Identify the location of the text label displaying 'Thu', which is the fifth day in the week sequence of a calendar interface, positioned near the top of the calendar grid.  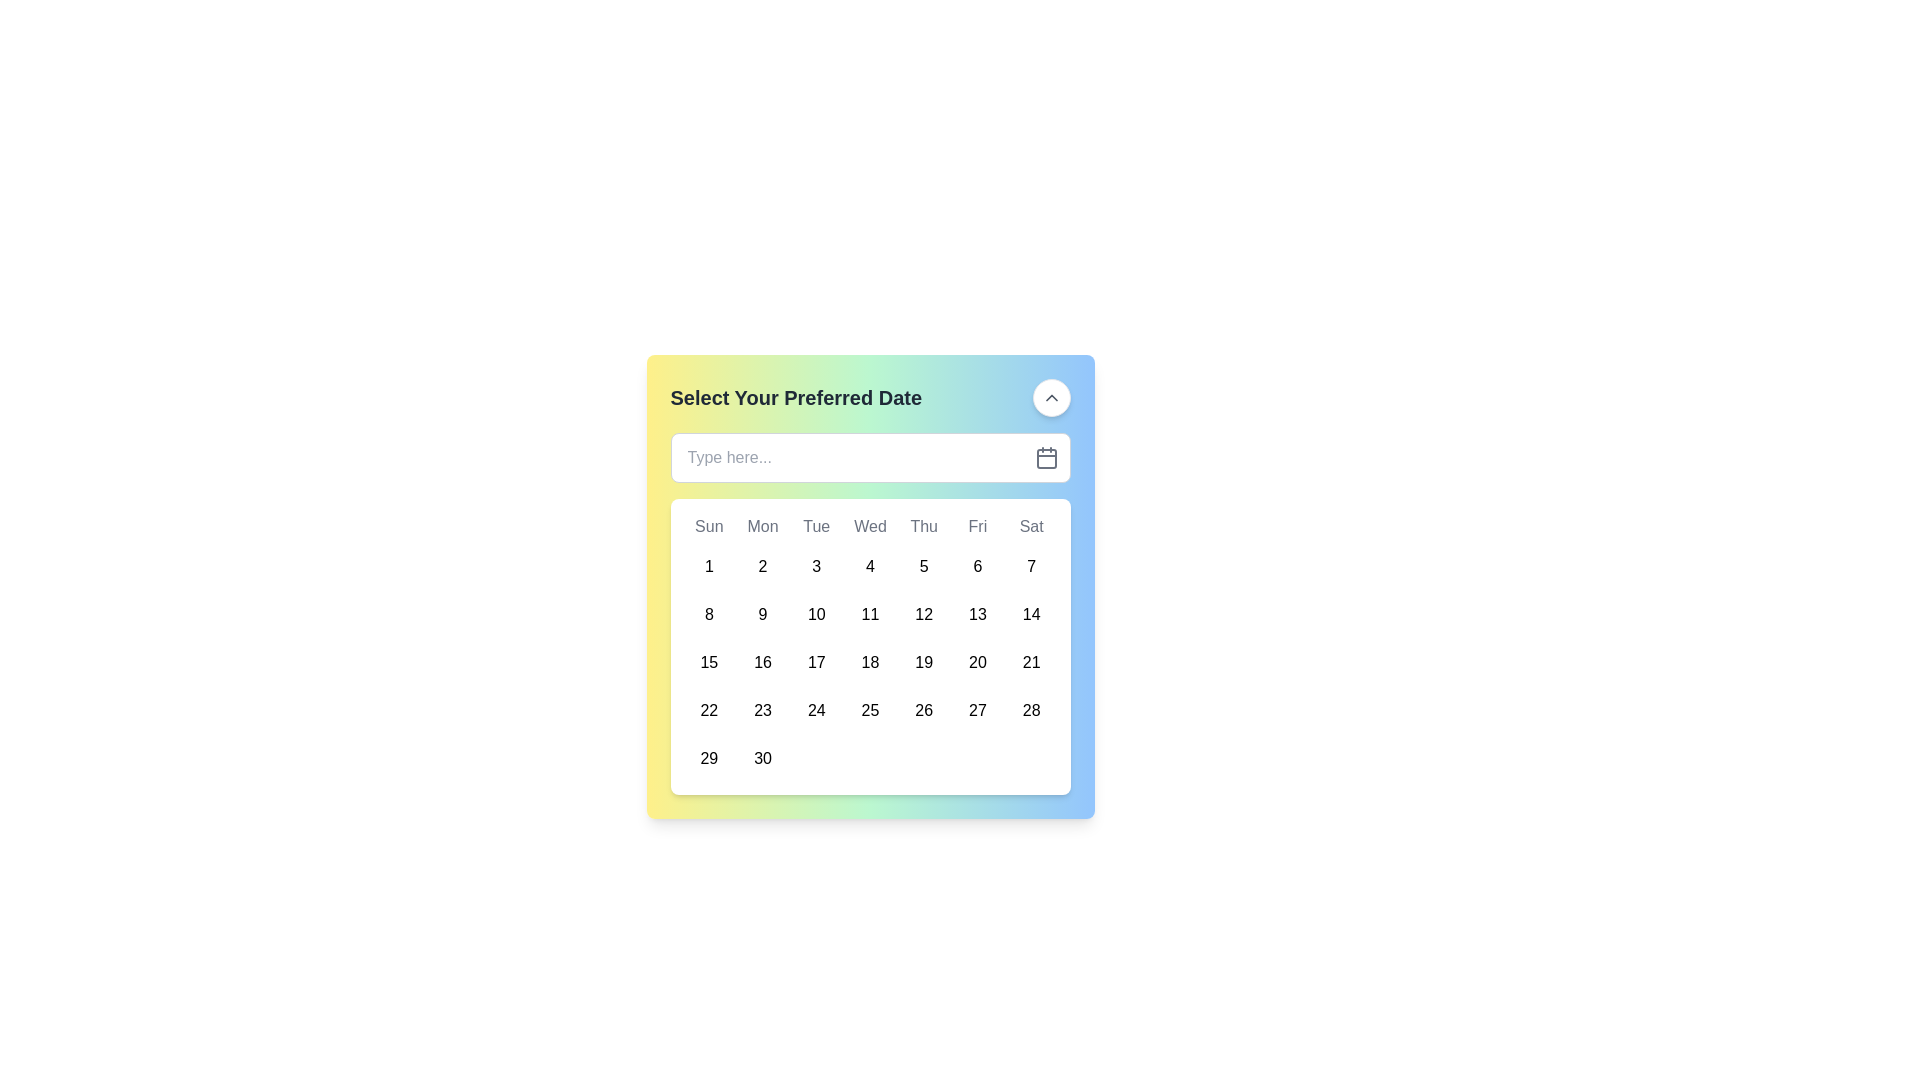
(923, 526).